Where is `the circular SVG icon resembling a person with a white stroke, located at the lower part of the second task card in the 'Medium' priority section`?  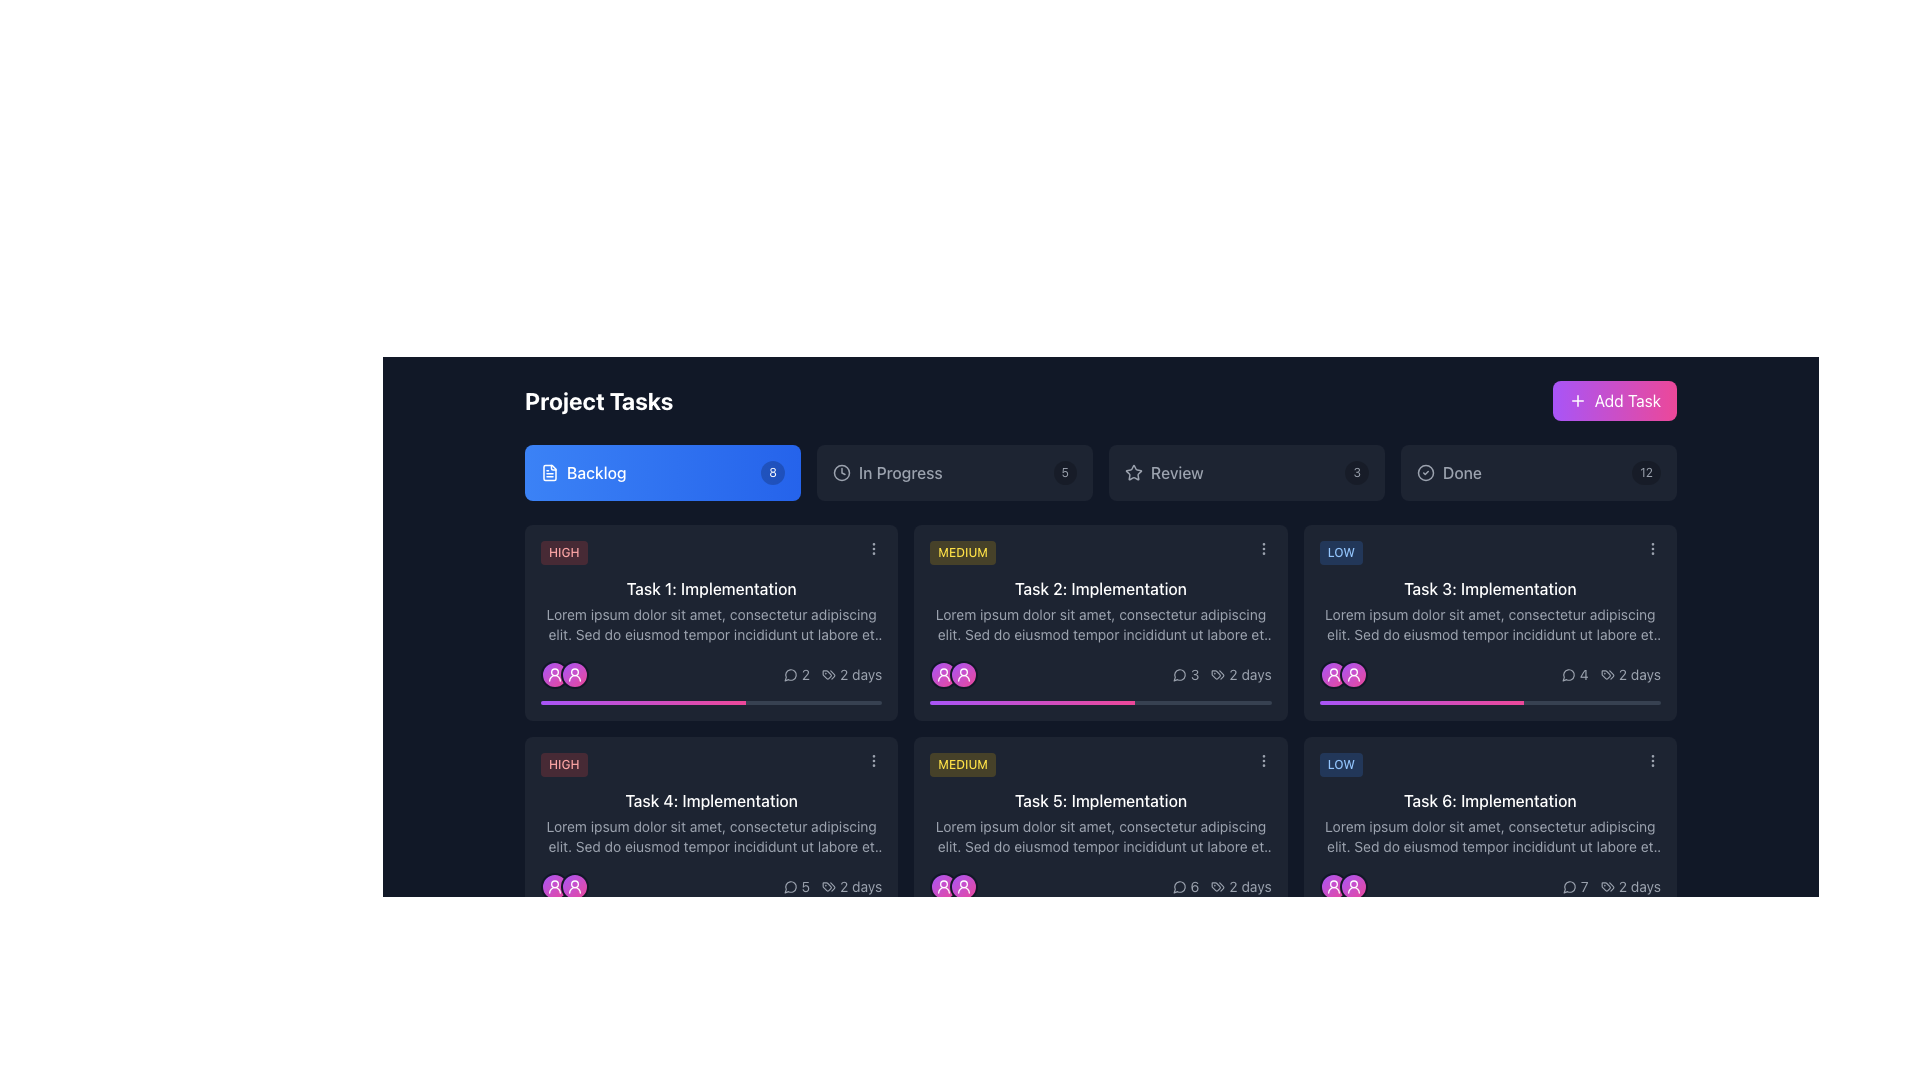 the circular SVG icon resembling a person with a white stroke, located at the lower part of the second task card in the 'Medium' priority section is located at coordinates (964, 675).